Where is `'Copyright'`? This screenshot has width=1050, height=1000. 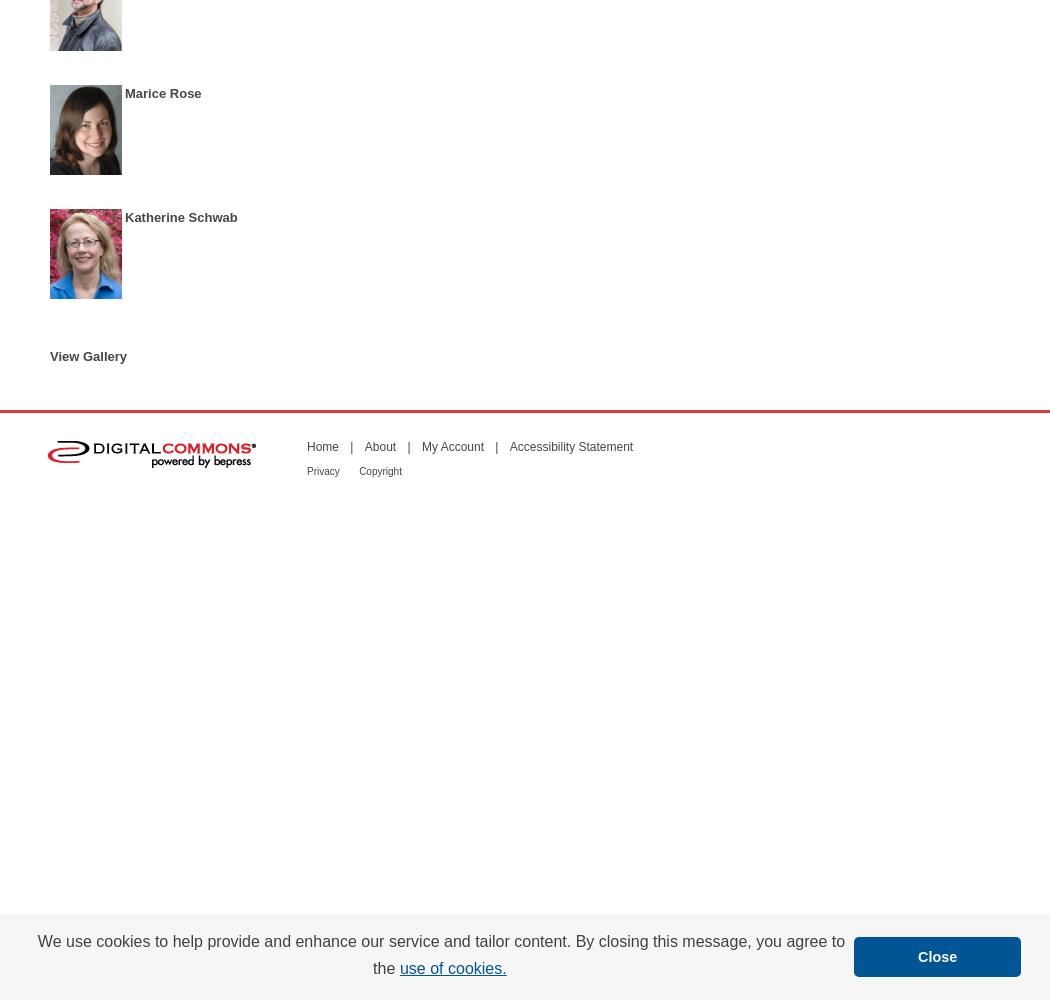 'Copyright' is located at coordinates (379, 469).